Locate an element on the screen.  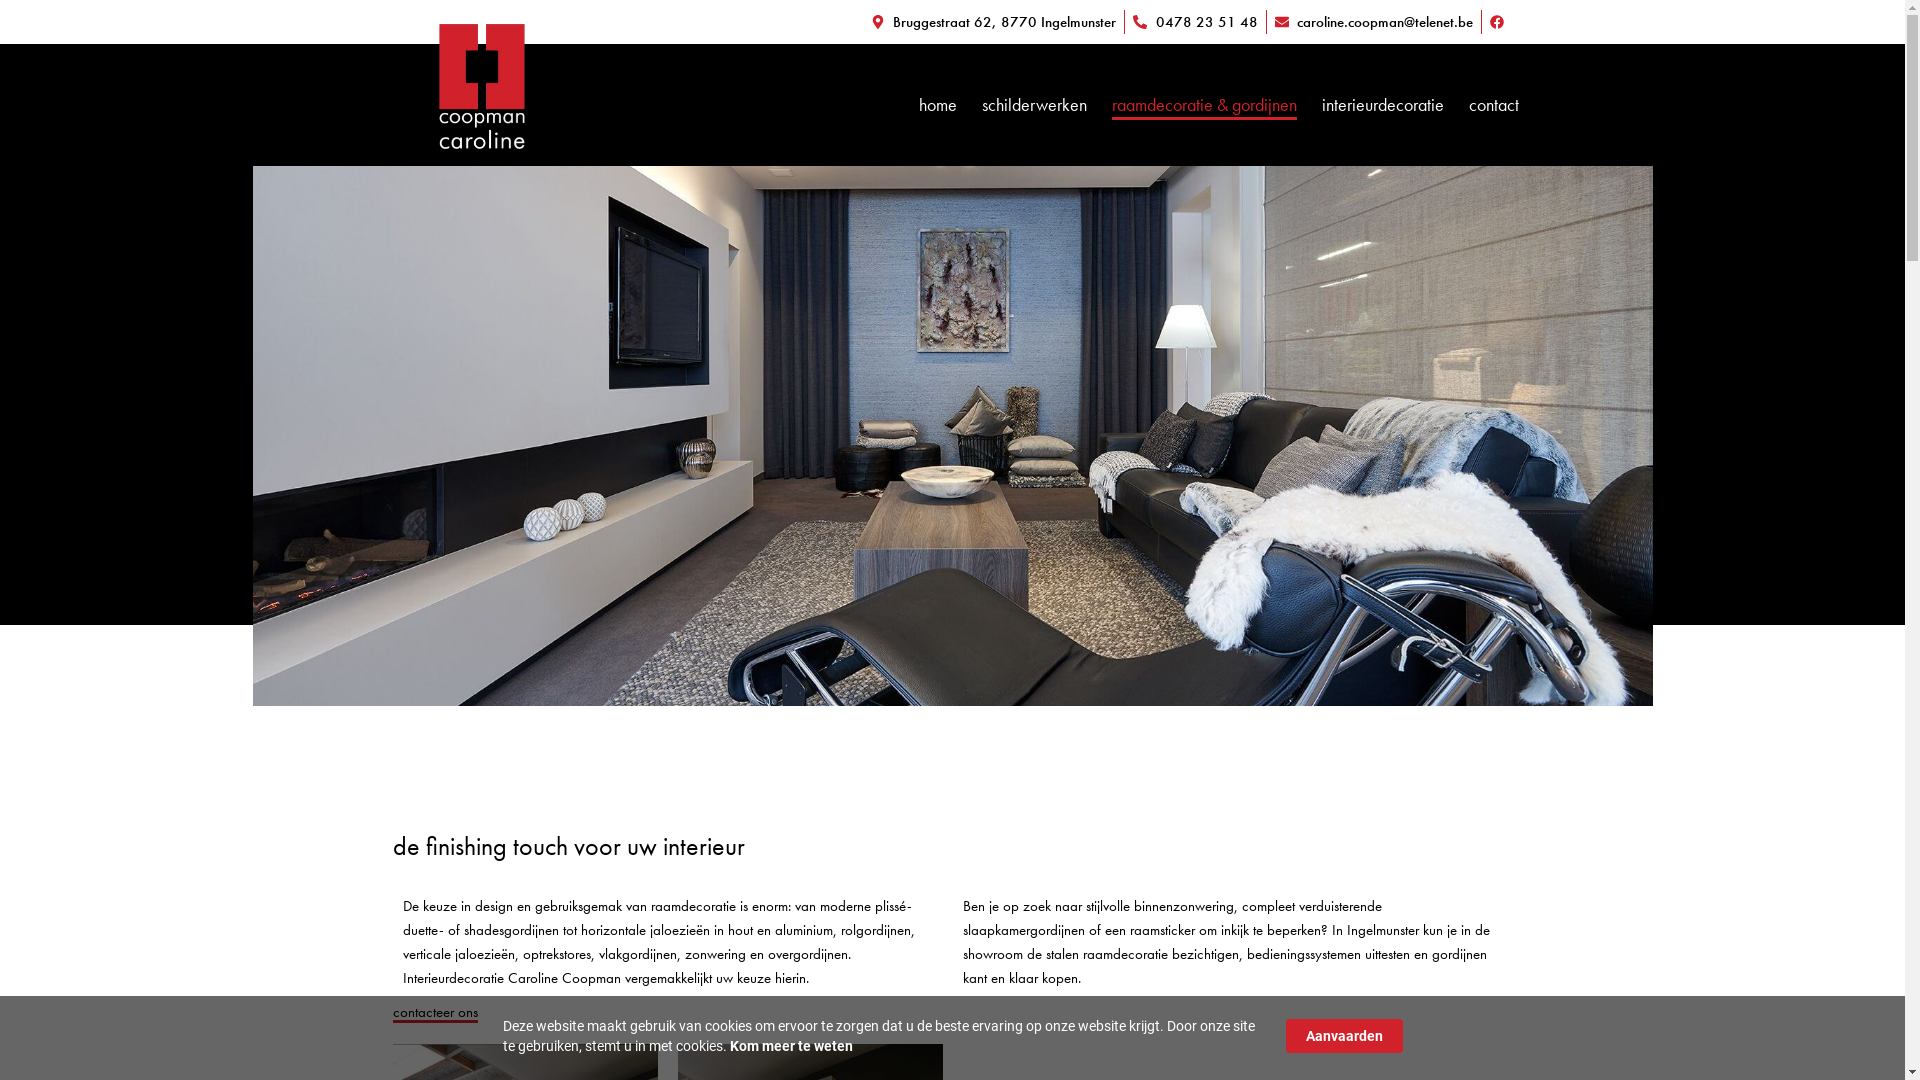
'schilderwerken' is located at coordinates (1034, 104).